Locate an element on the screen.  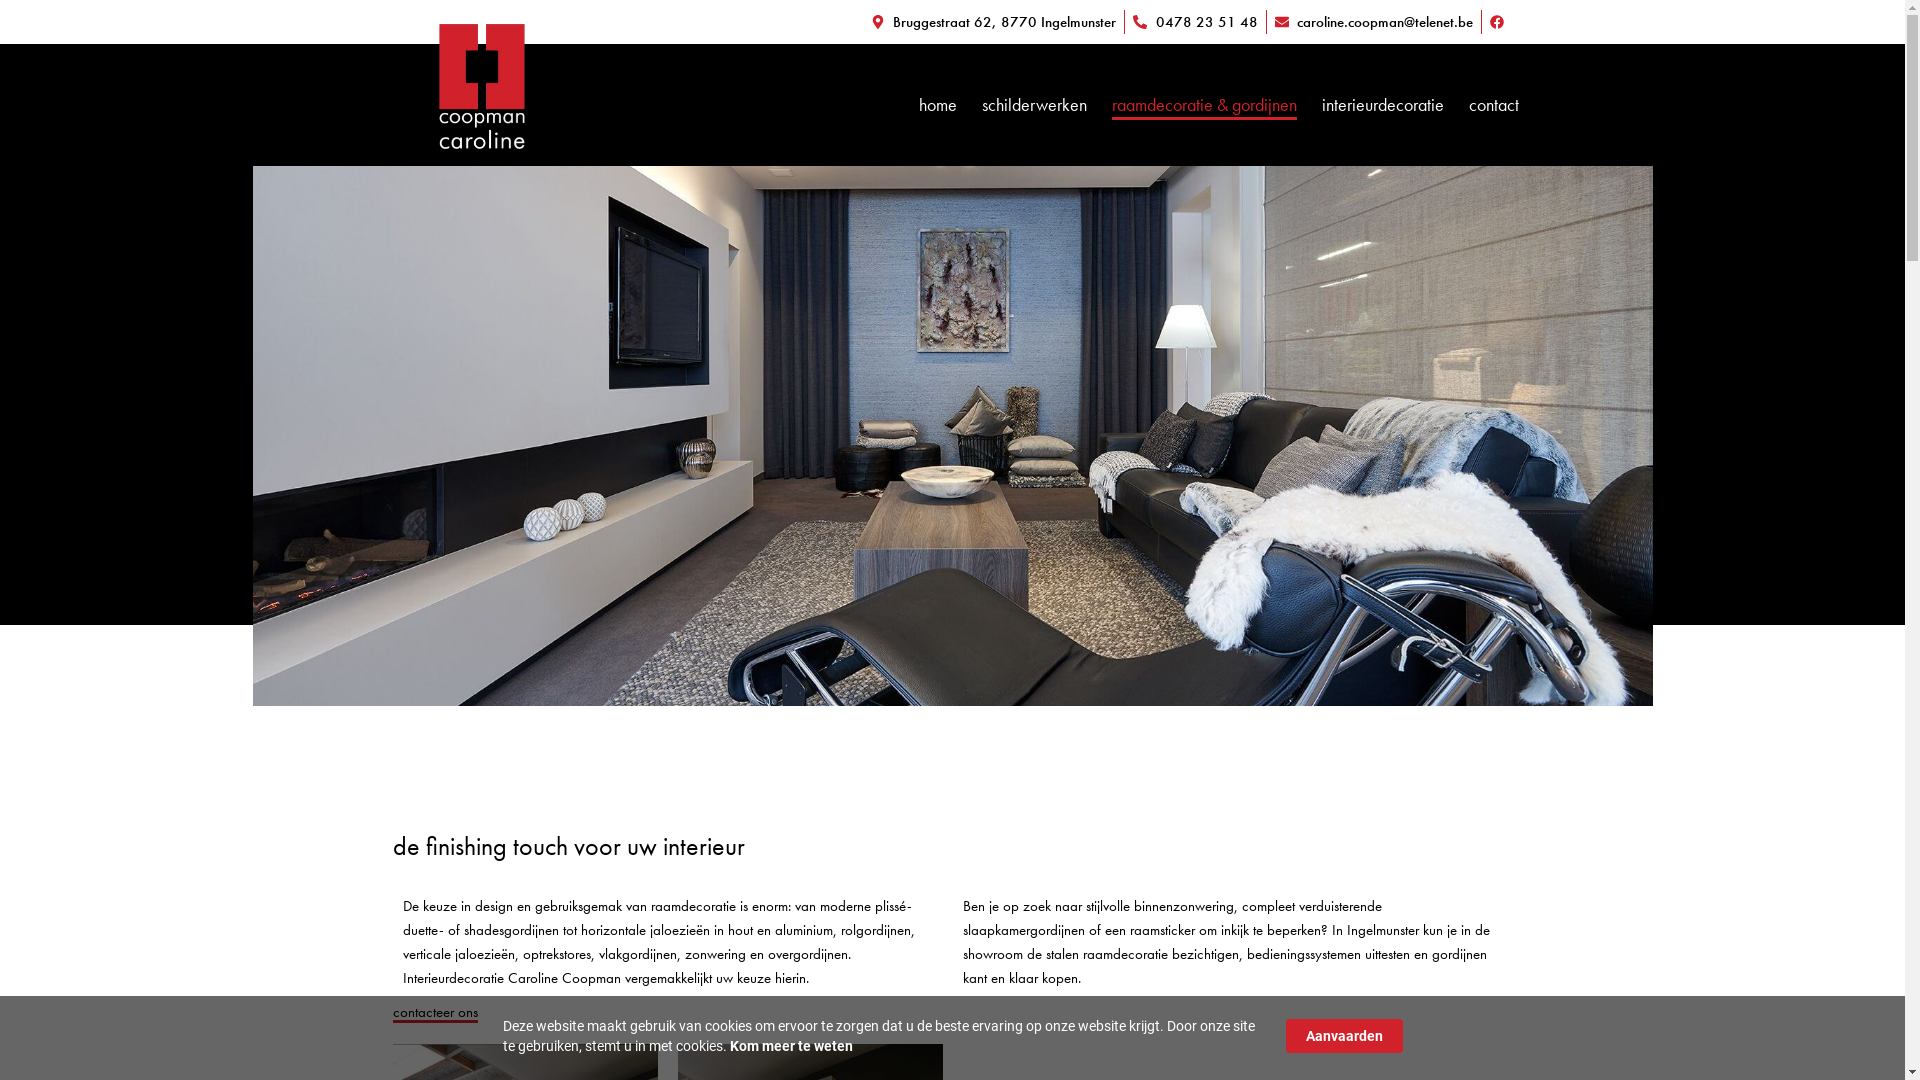
'schilderwerken' is located at coordinates (1034, 104).